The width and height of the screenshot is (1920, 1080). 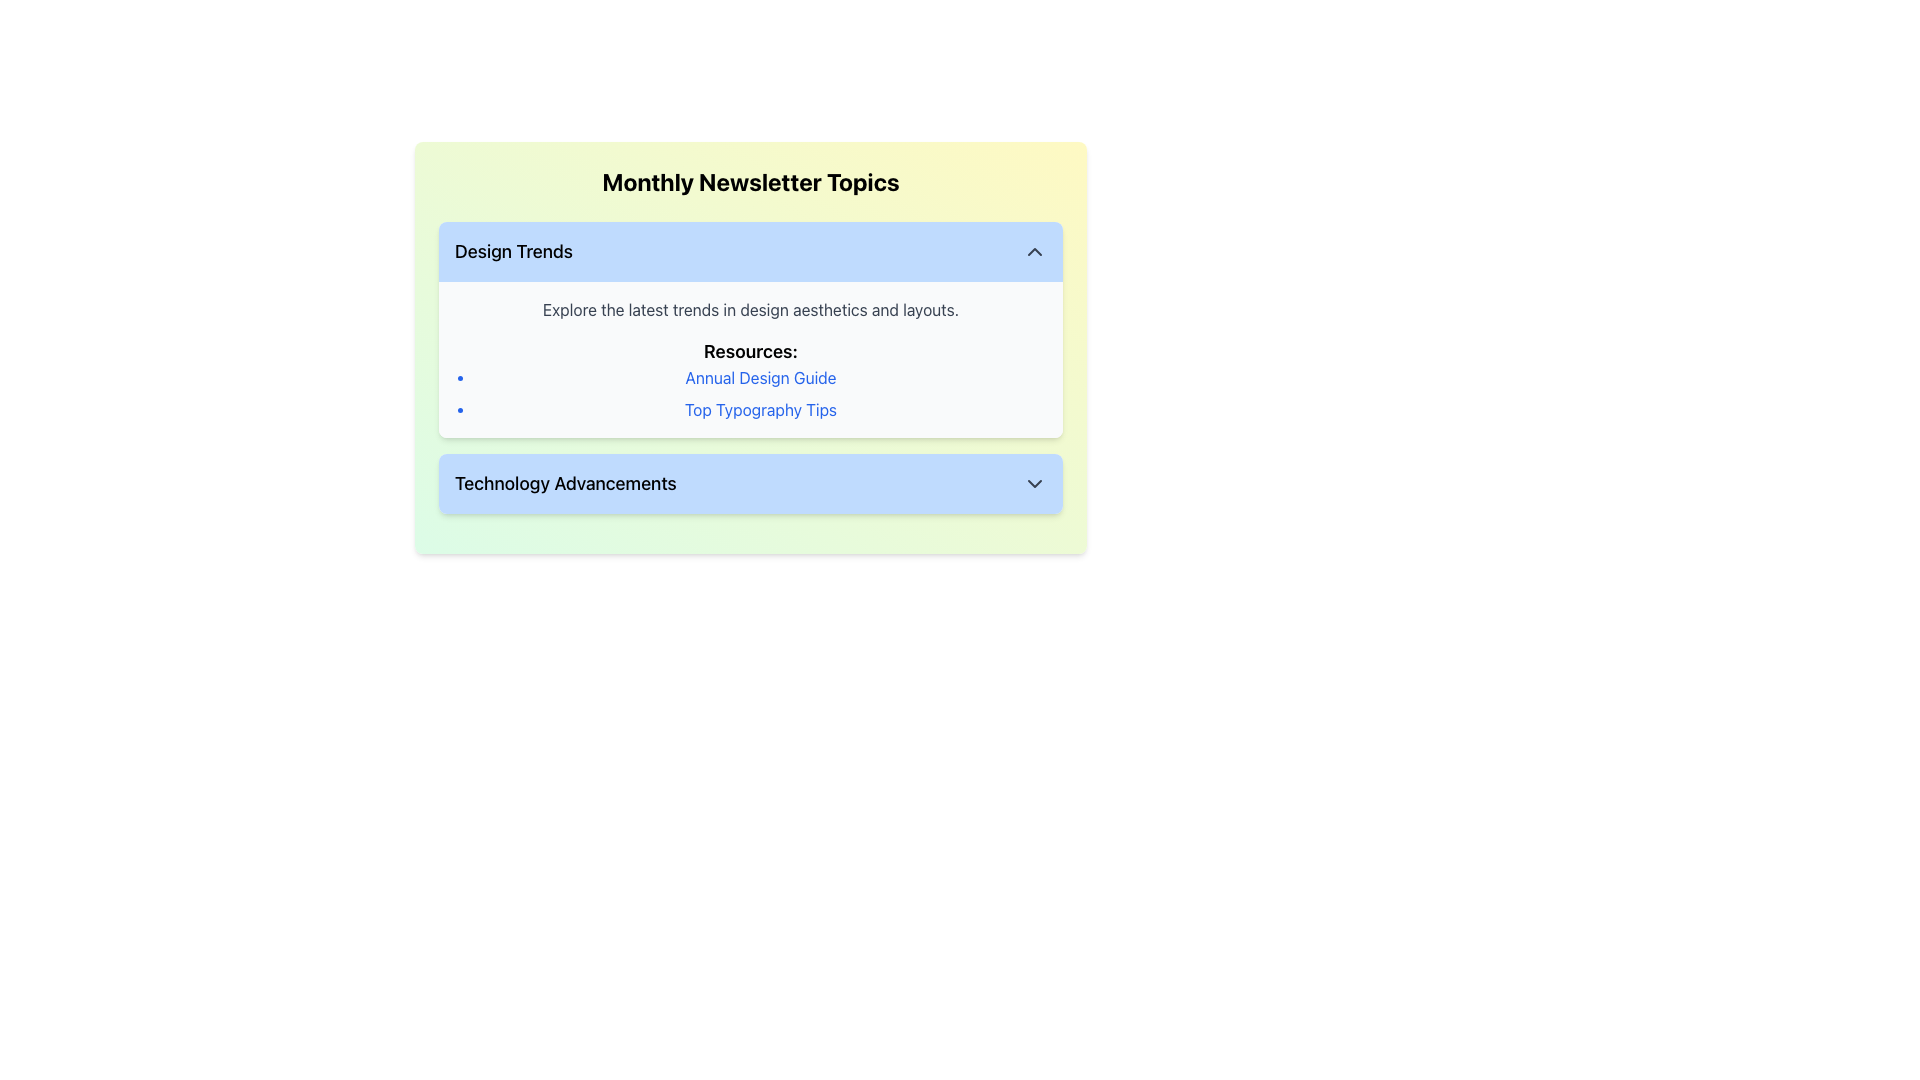 I want to click on the Indicator Icon at the far right end of the 'Technology Advancements' button, so click(x=1035, y=483).